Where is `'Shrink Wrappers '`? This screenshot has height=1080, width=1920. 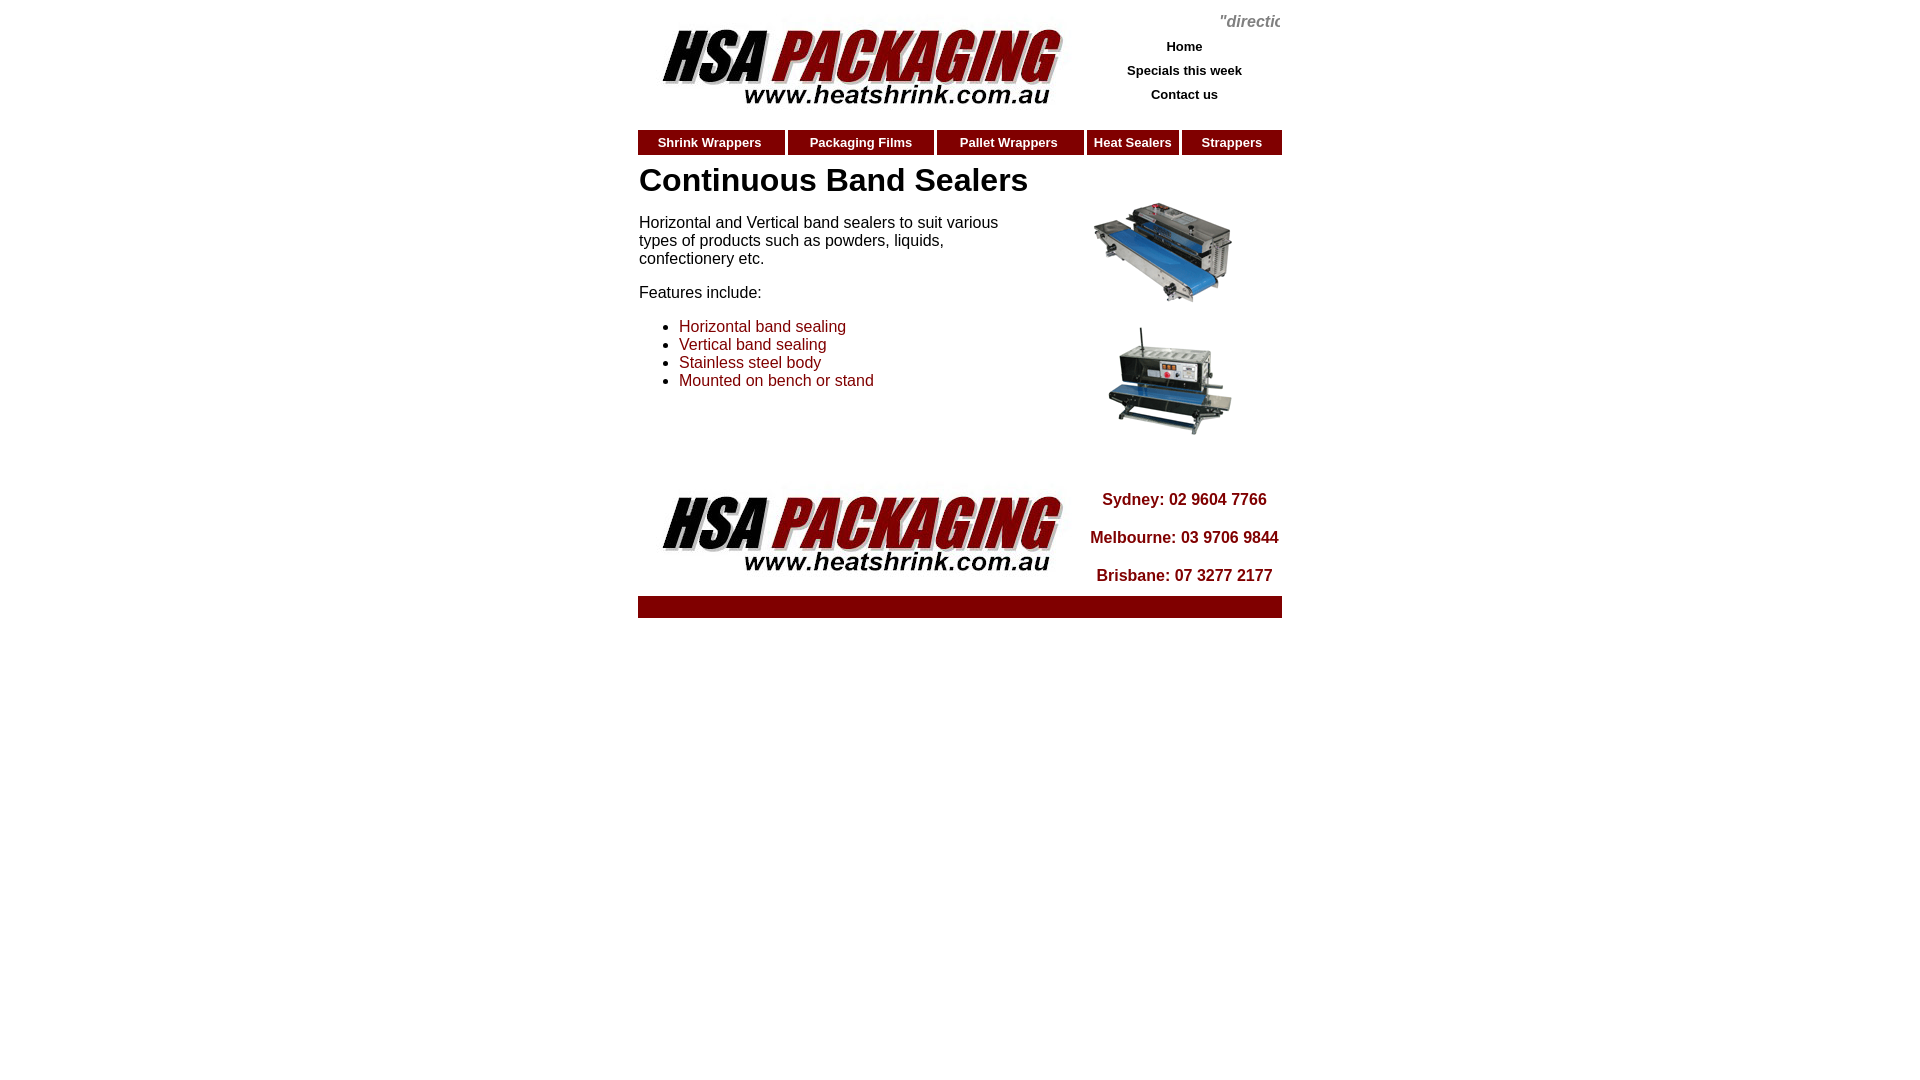
'Shrink Wrappers ' is located at coordinates (711, 141).